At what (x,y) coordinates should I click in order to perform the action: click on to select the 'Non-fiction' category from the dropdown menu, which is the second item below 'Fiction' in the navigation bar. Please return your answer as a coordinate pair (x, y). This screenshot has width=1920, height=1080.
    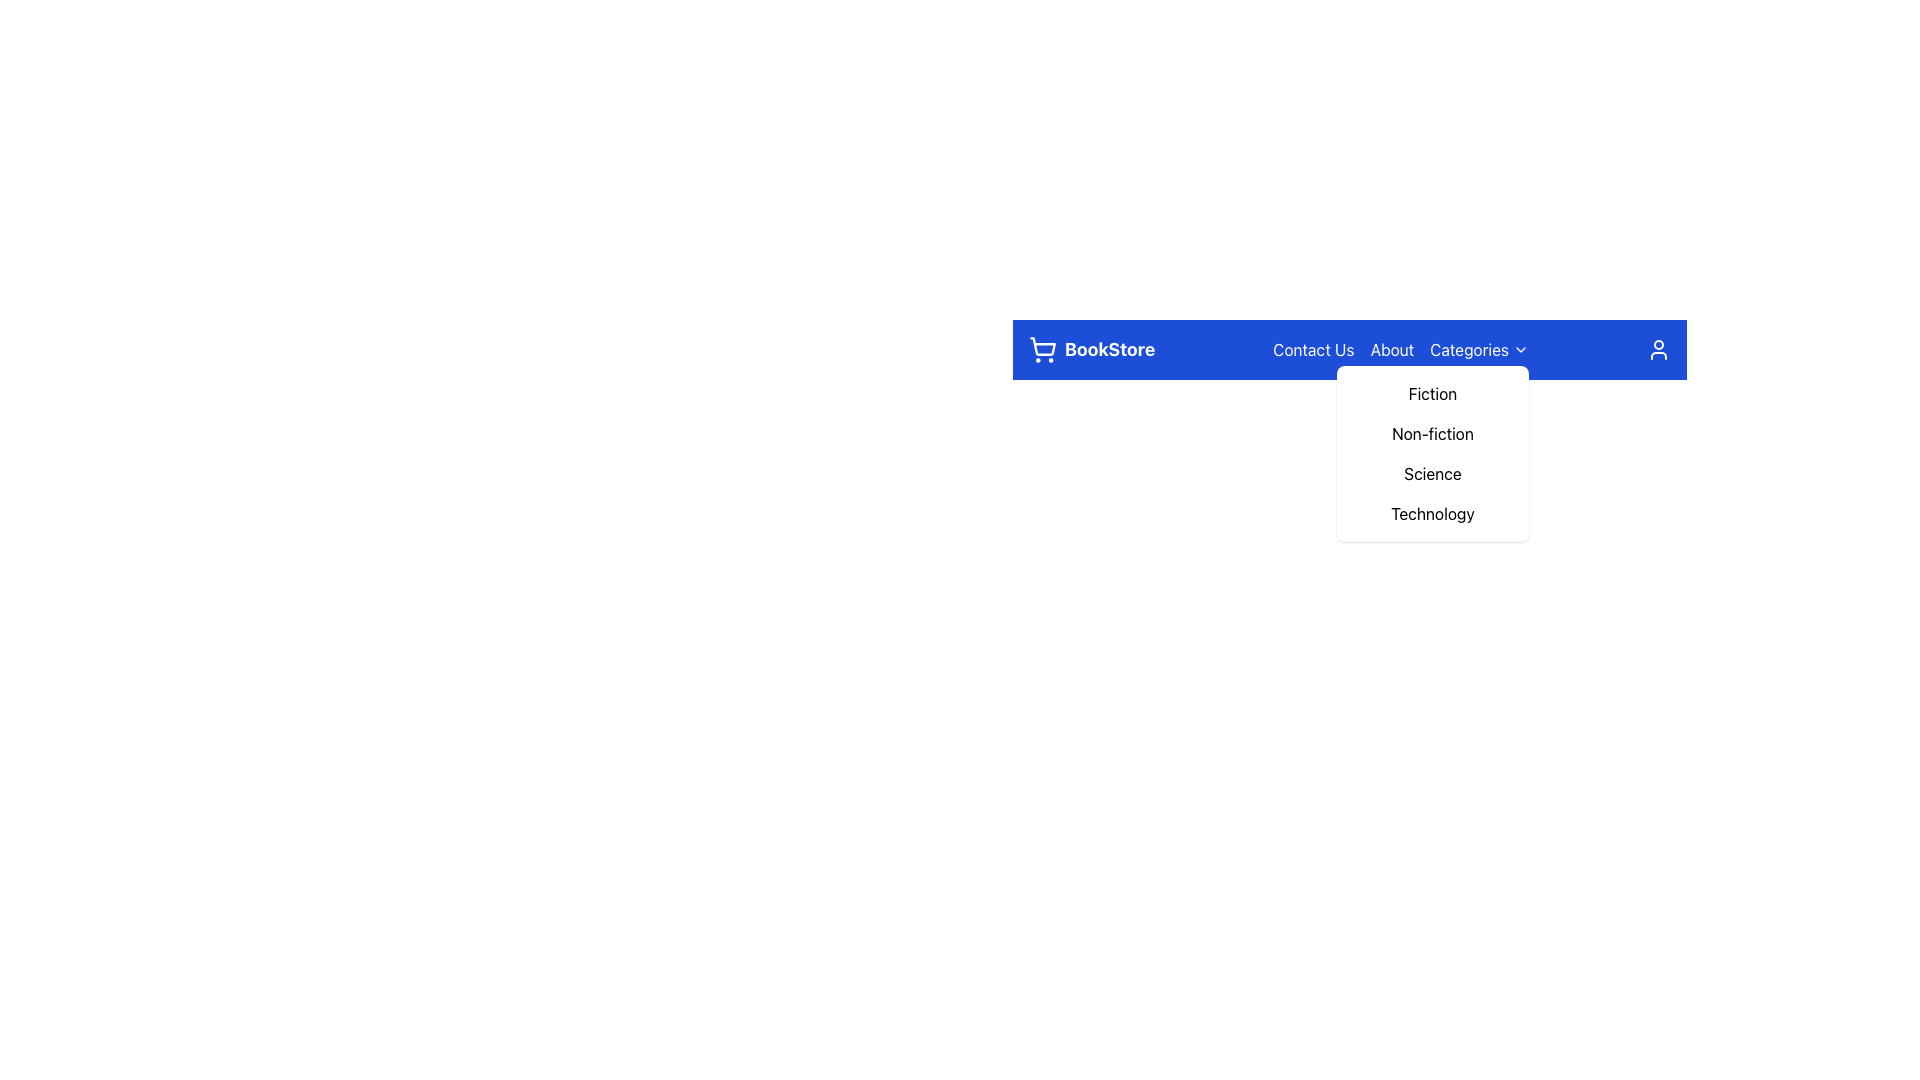
    Looking at the image, I should click on (1431, 433).